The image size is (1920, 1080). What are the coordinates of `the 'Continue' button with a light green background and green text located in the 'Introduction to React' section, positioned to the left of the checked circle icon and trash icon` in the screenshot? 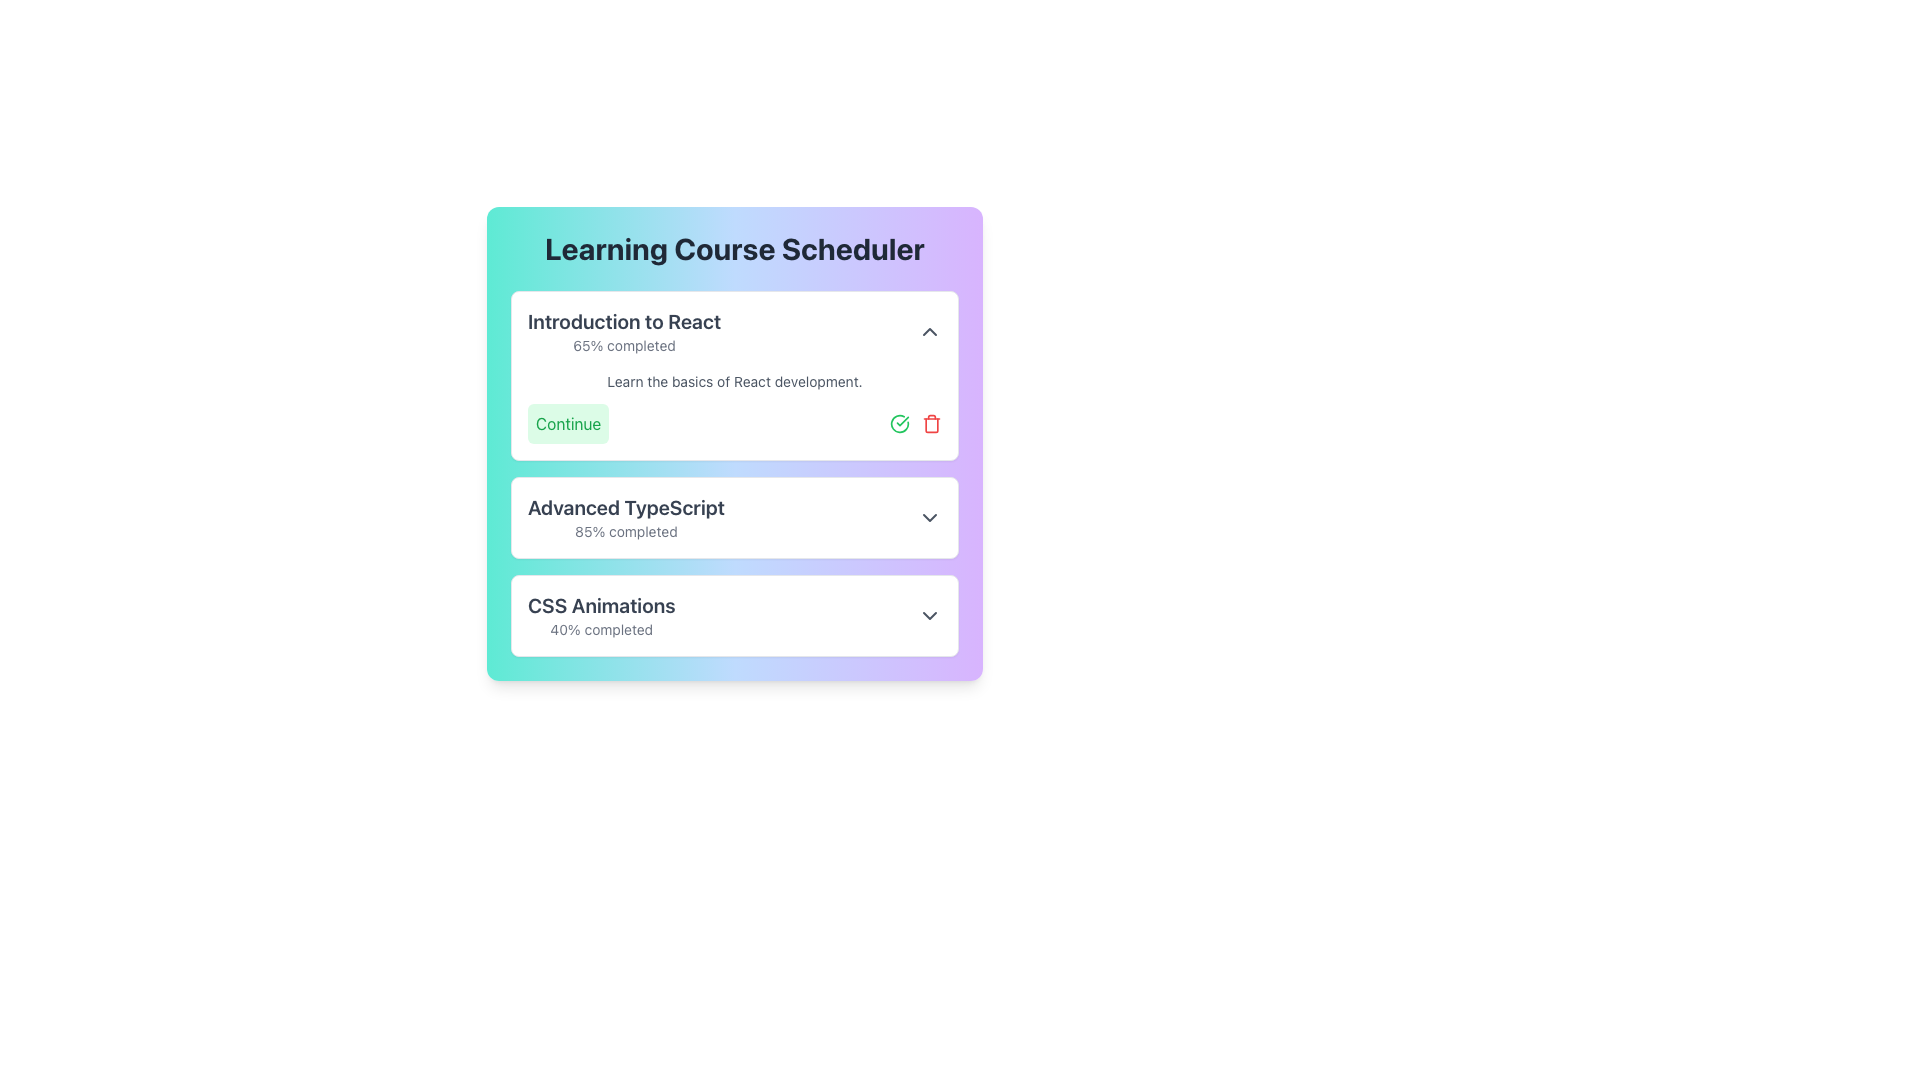 It's located at (567, 423).